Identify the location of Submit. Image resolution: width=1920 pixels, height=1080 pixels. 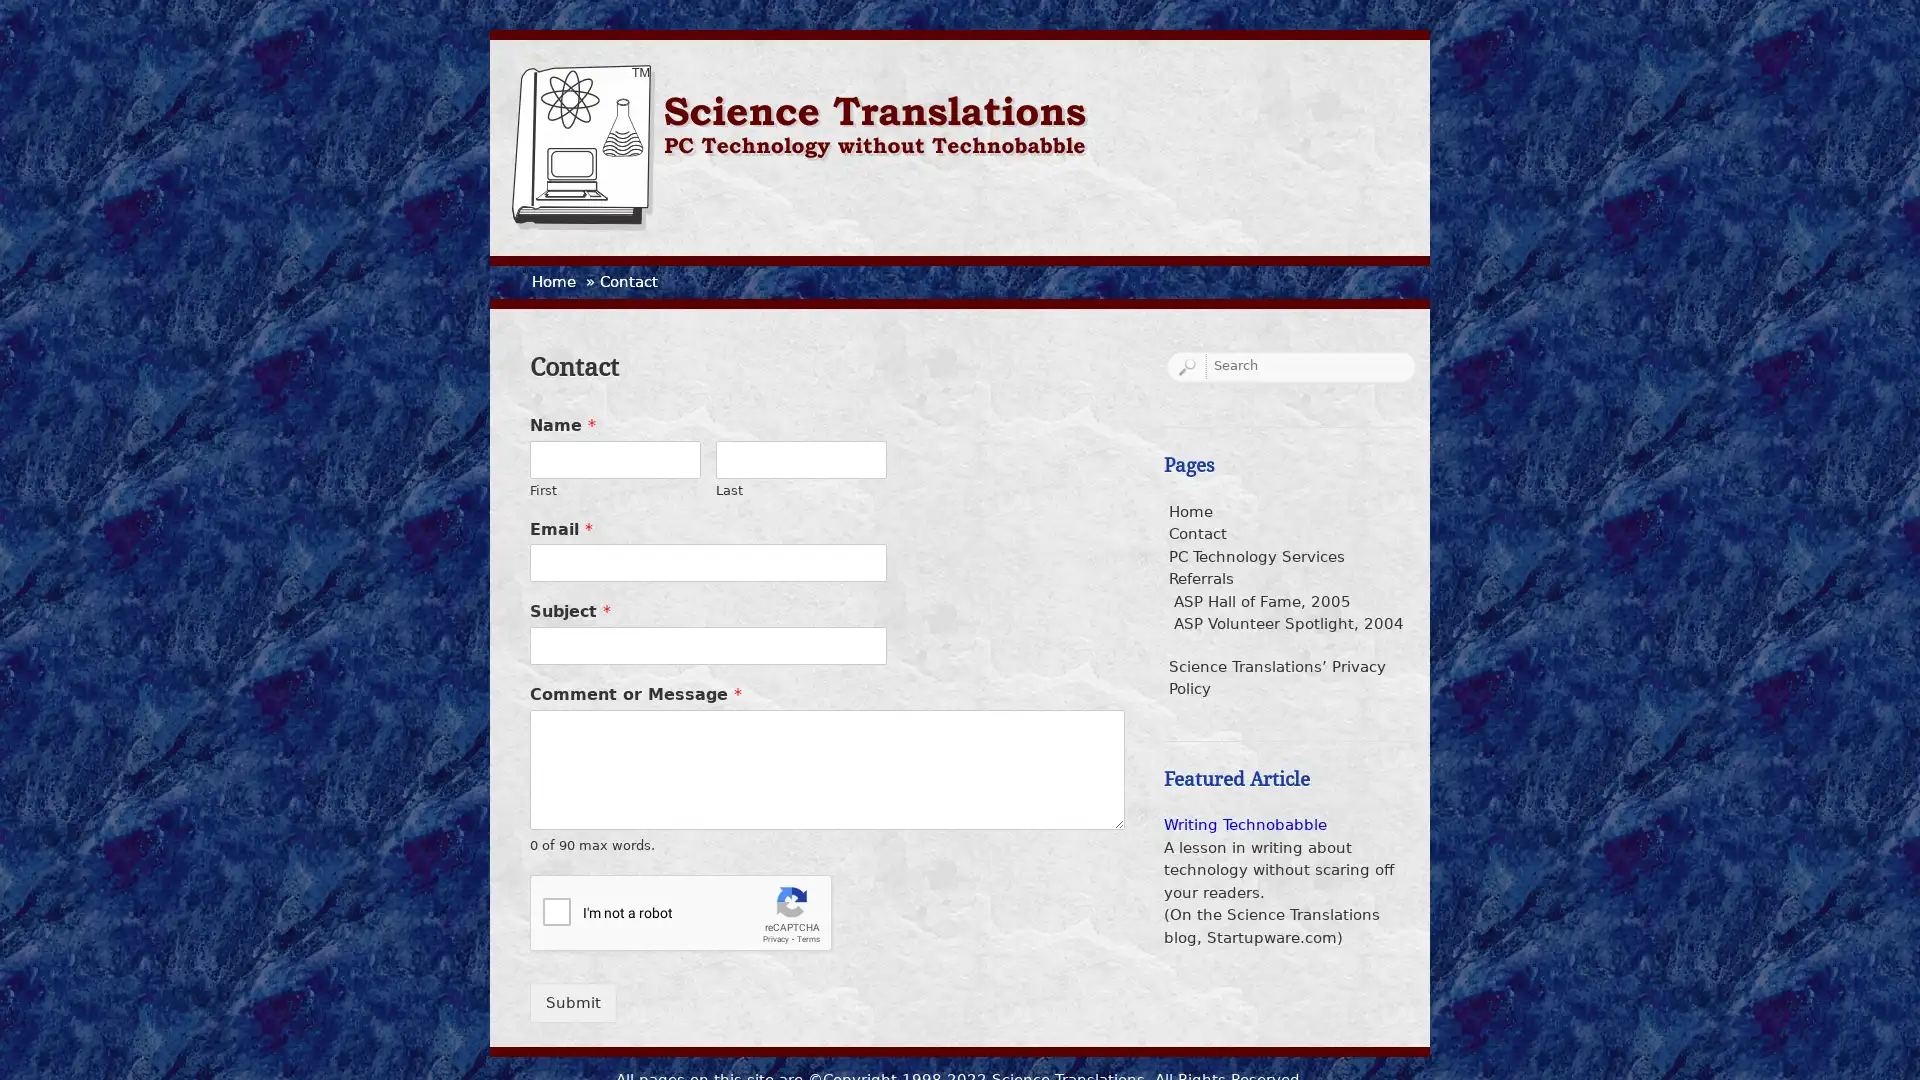
(572, 1002).